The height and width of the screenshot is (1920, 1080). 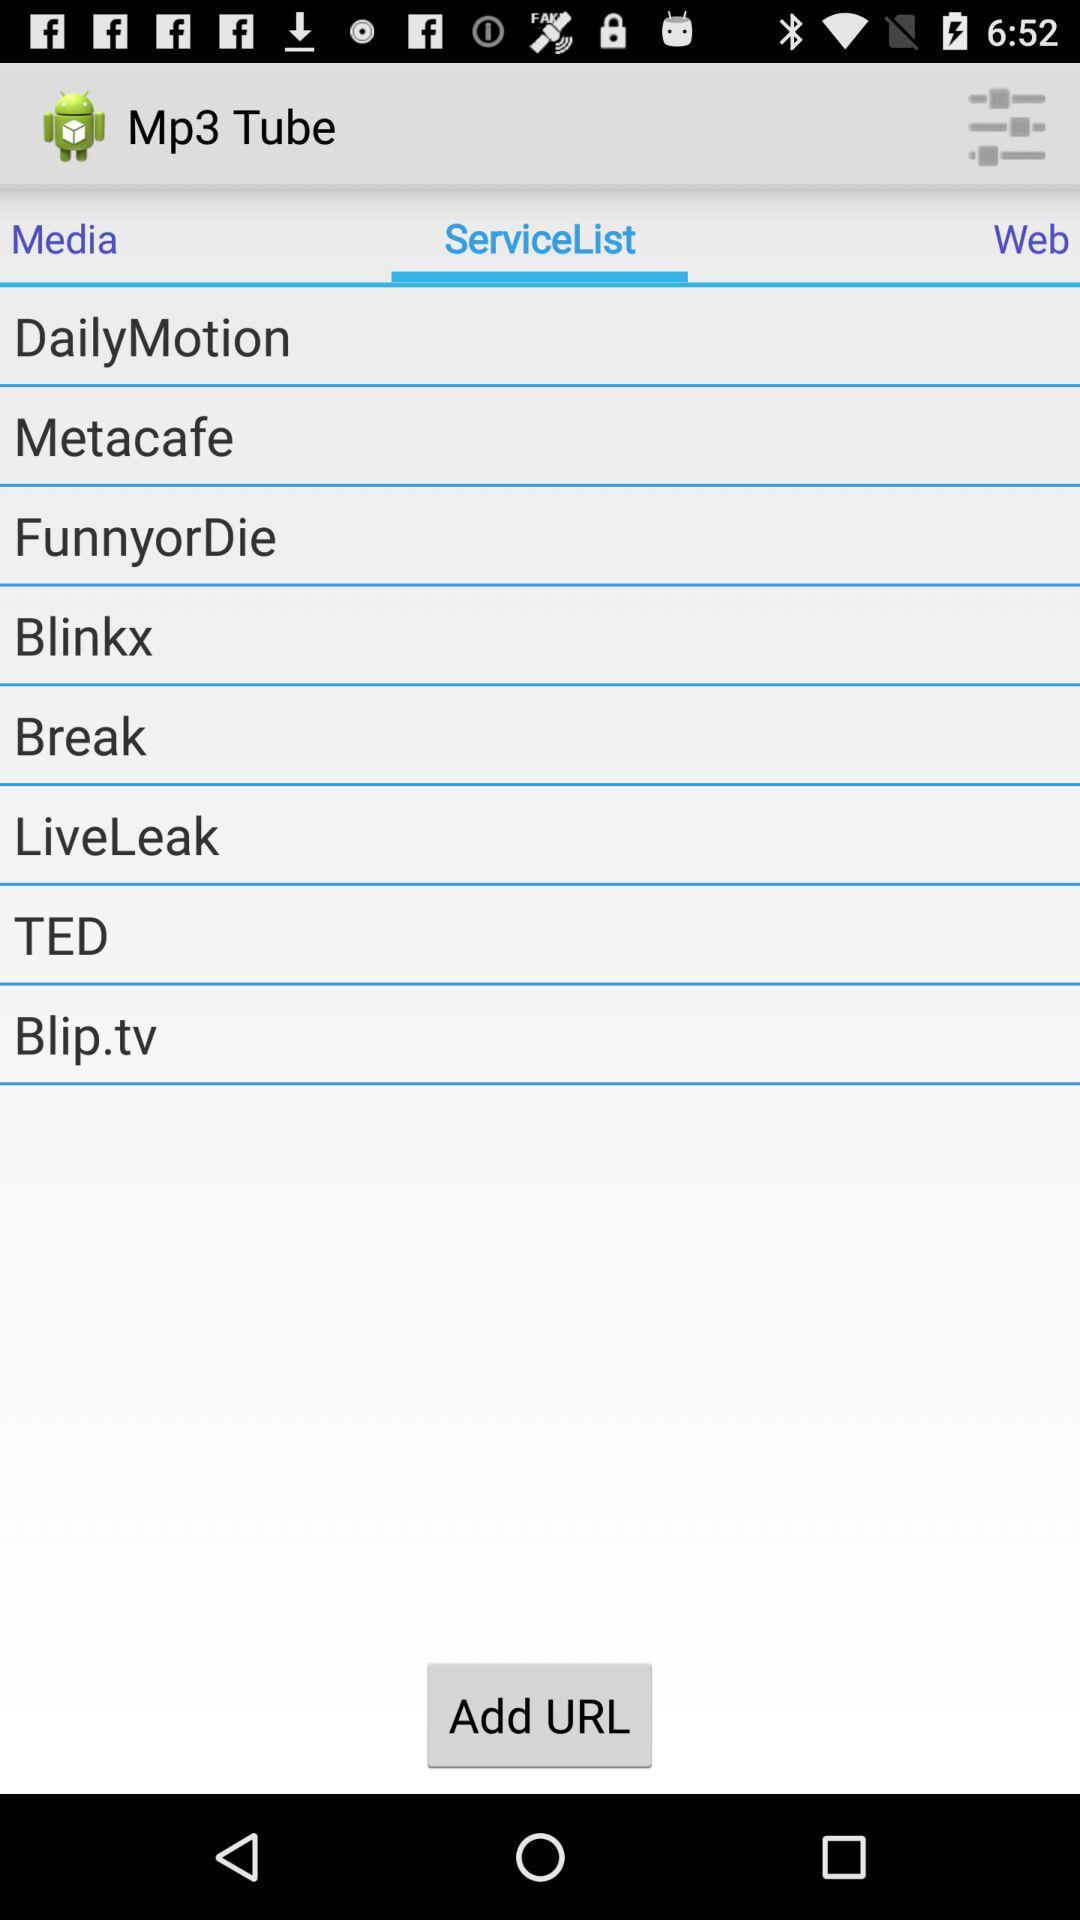 What do you see at coordinates (546, 535) in the screenshot?
I see `funnyordie icon` at bounding box center [546, 535].